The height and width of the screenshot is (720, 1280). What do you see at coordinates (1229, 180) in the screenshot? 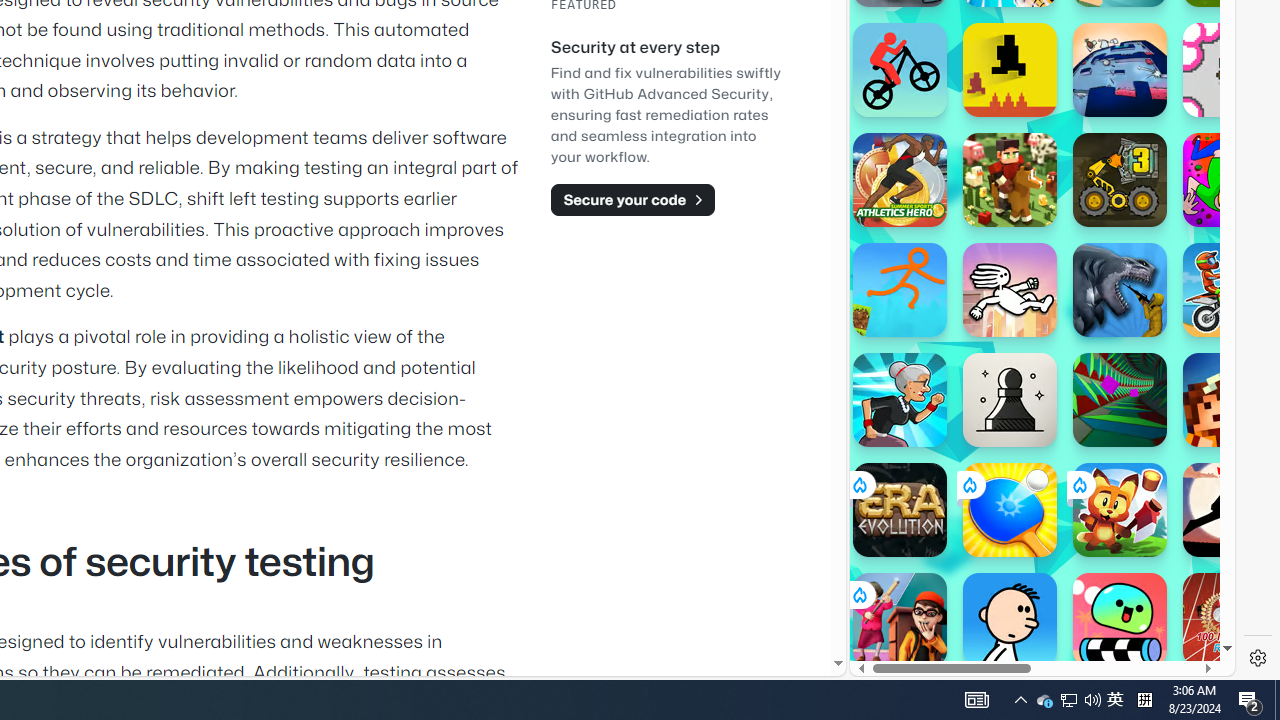
I see `'JollyWorld JollyWorld'` at bounding box center [1229, 180].